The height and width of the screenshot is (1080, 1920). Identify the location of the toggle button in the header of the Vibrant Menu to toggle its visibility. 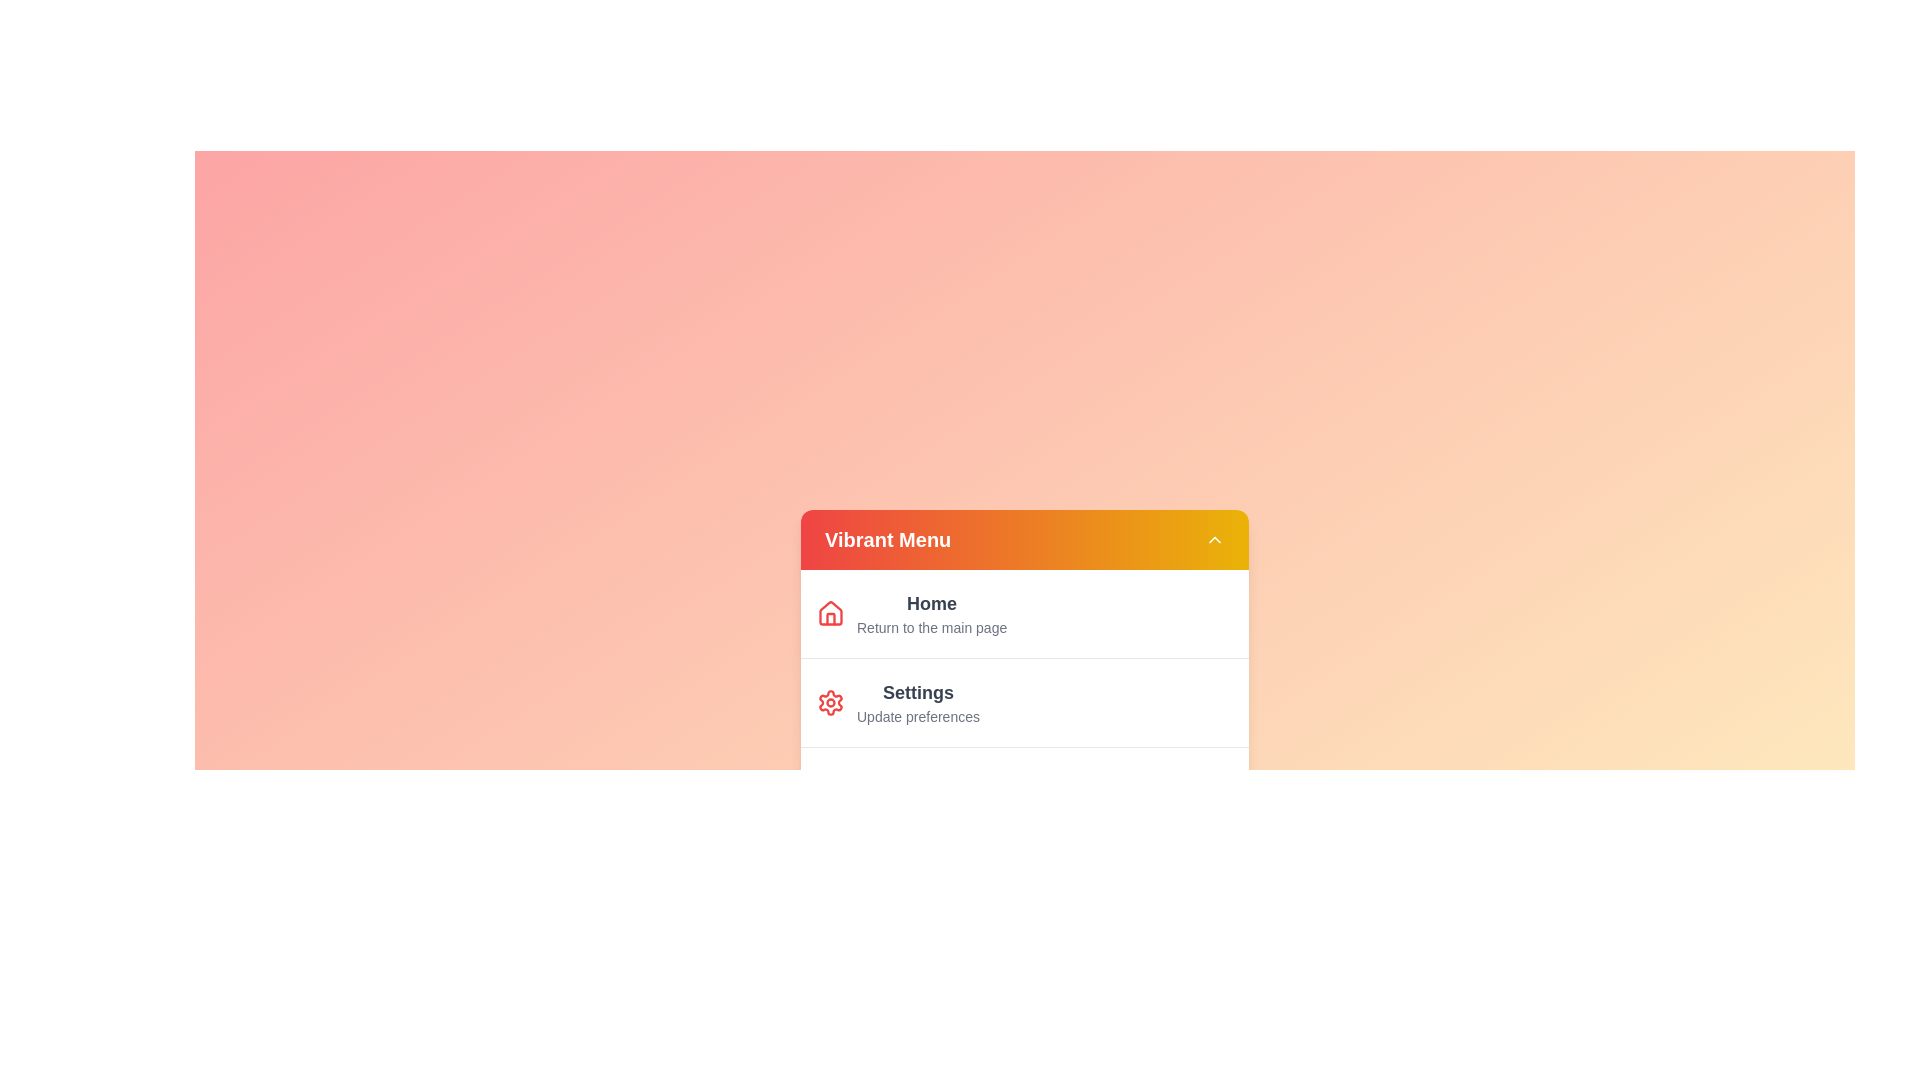
(1213, 540).